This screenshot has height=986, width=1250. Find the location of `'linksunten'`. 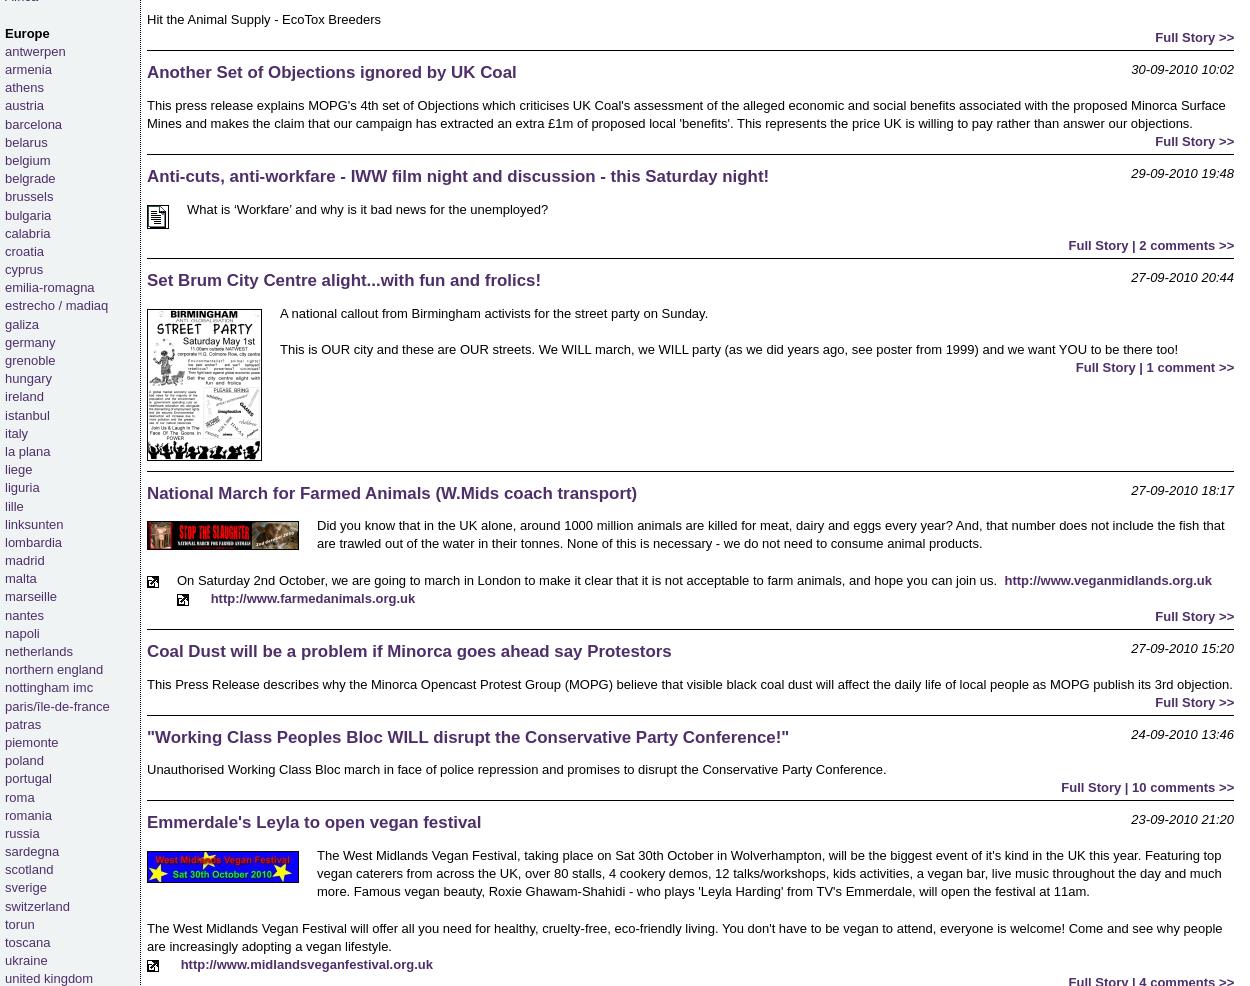

'linksunten' is located at coordinates (34, 522).